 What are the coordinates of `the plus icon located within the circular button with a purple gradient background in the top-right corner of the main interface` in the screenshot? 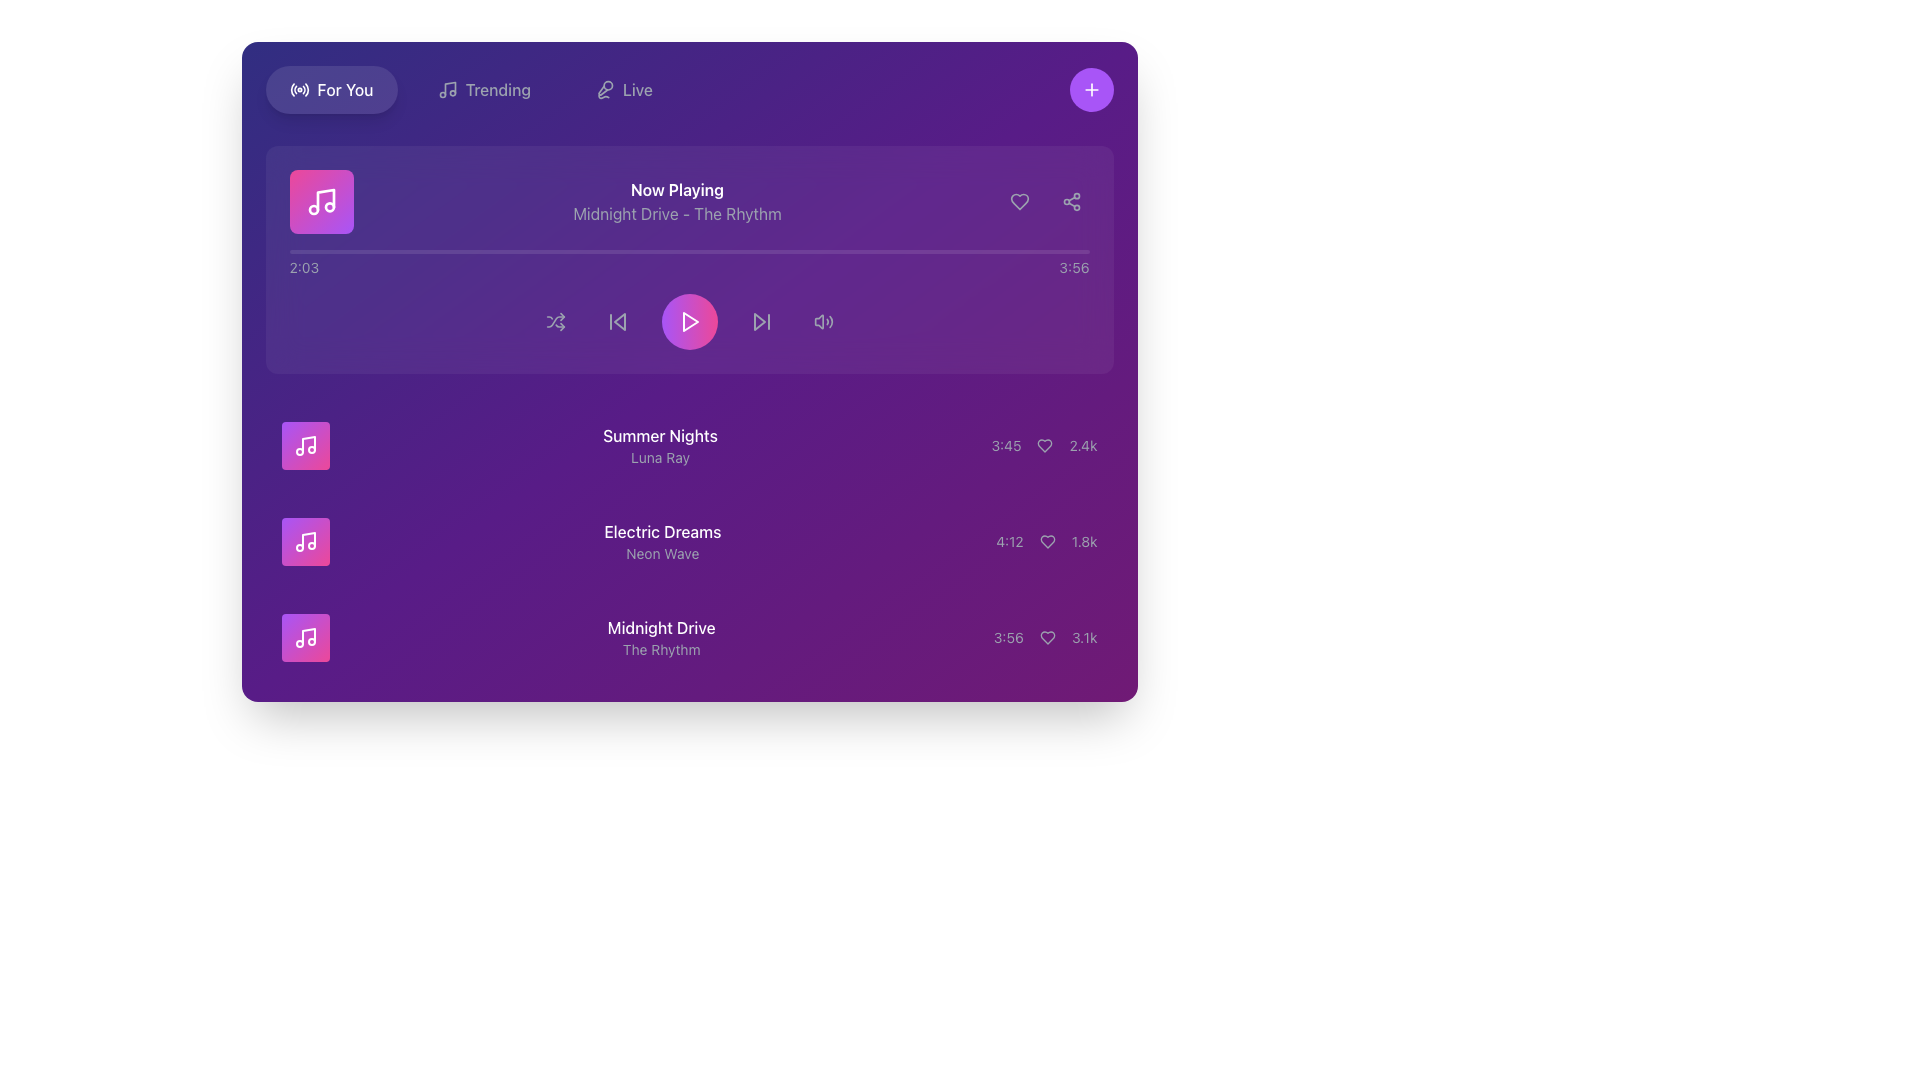 It's located at (1090, 88).